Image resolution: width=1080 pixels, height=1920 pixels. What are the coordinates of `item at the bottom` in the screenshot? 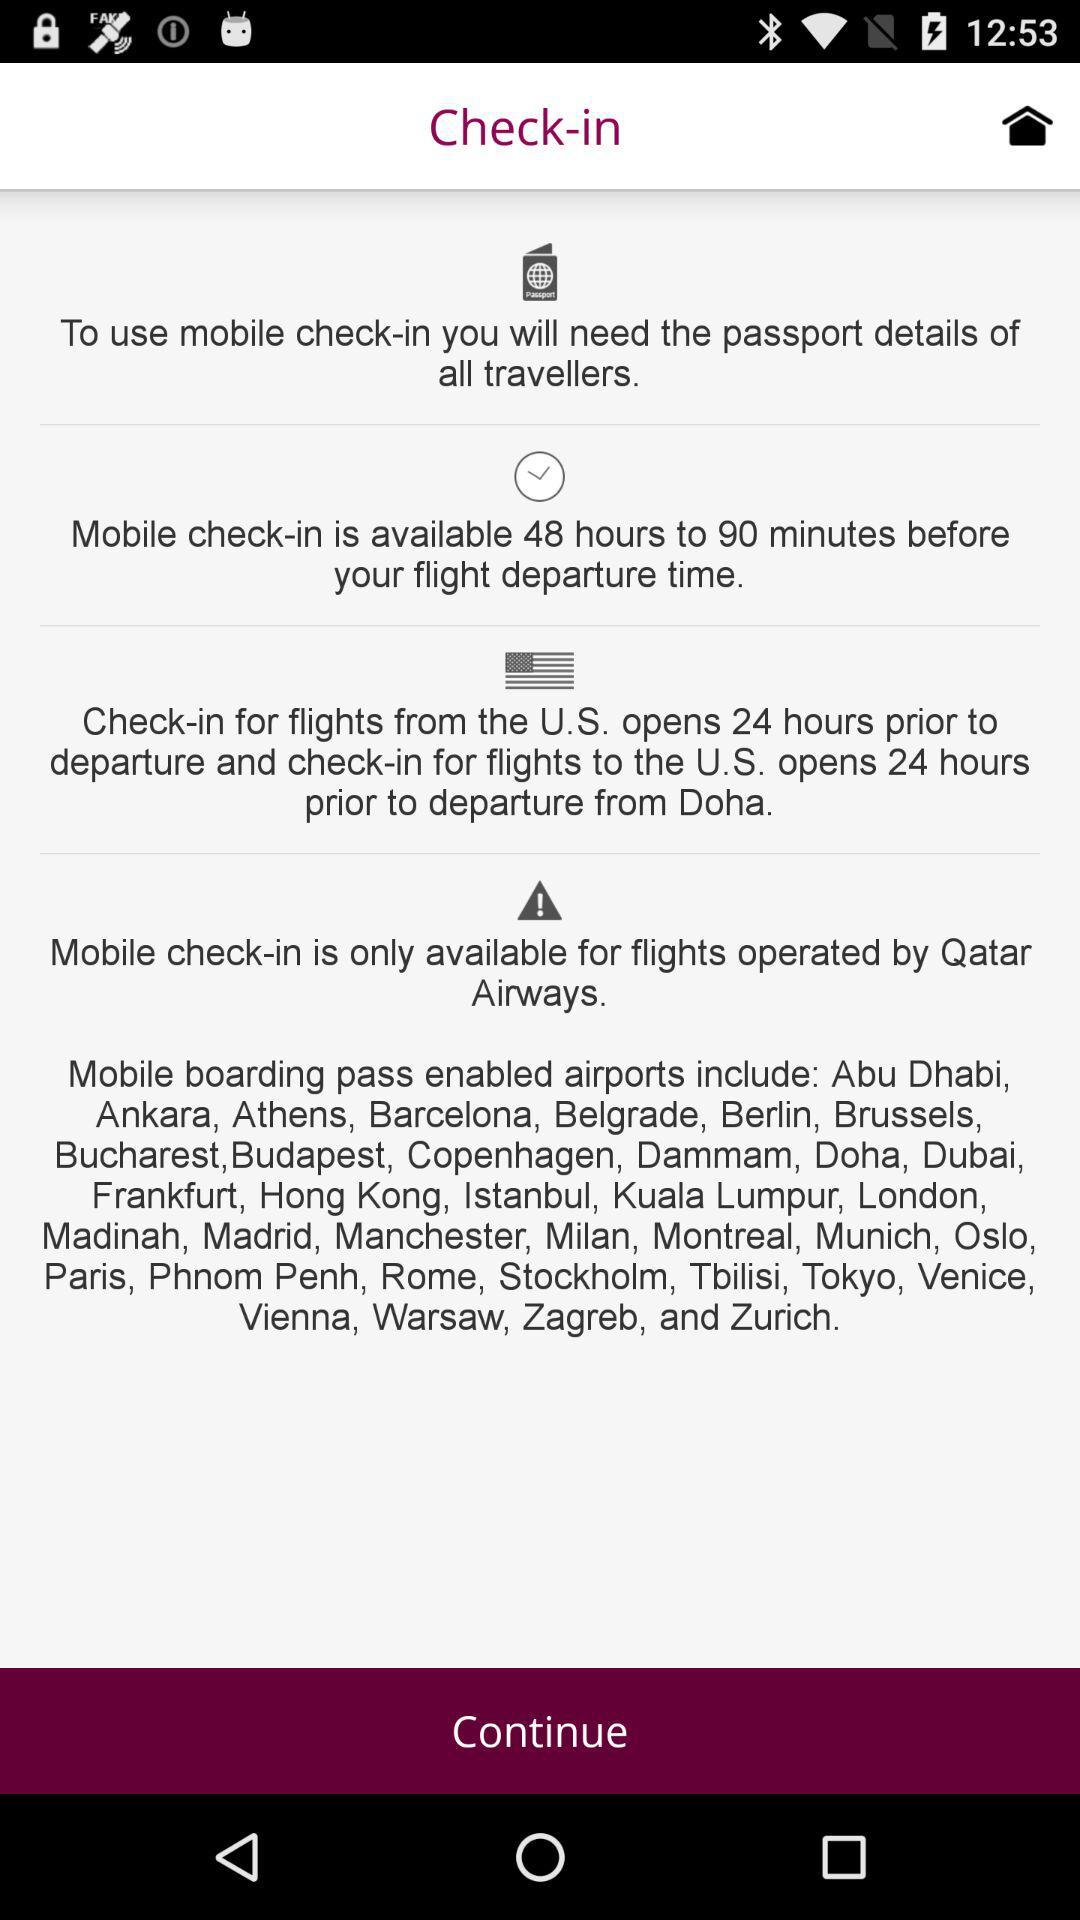 It's located at (540, 1730).